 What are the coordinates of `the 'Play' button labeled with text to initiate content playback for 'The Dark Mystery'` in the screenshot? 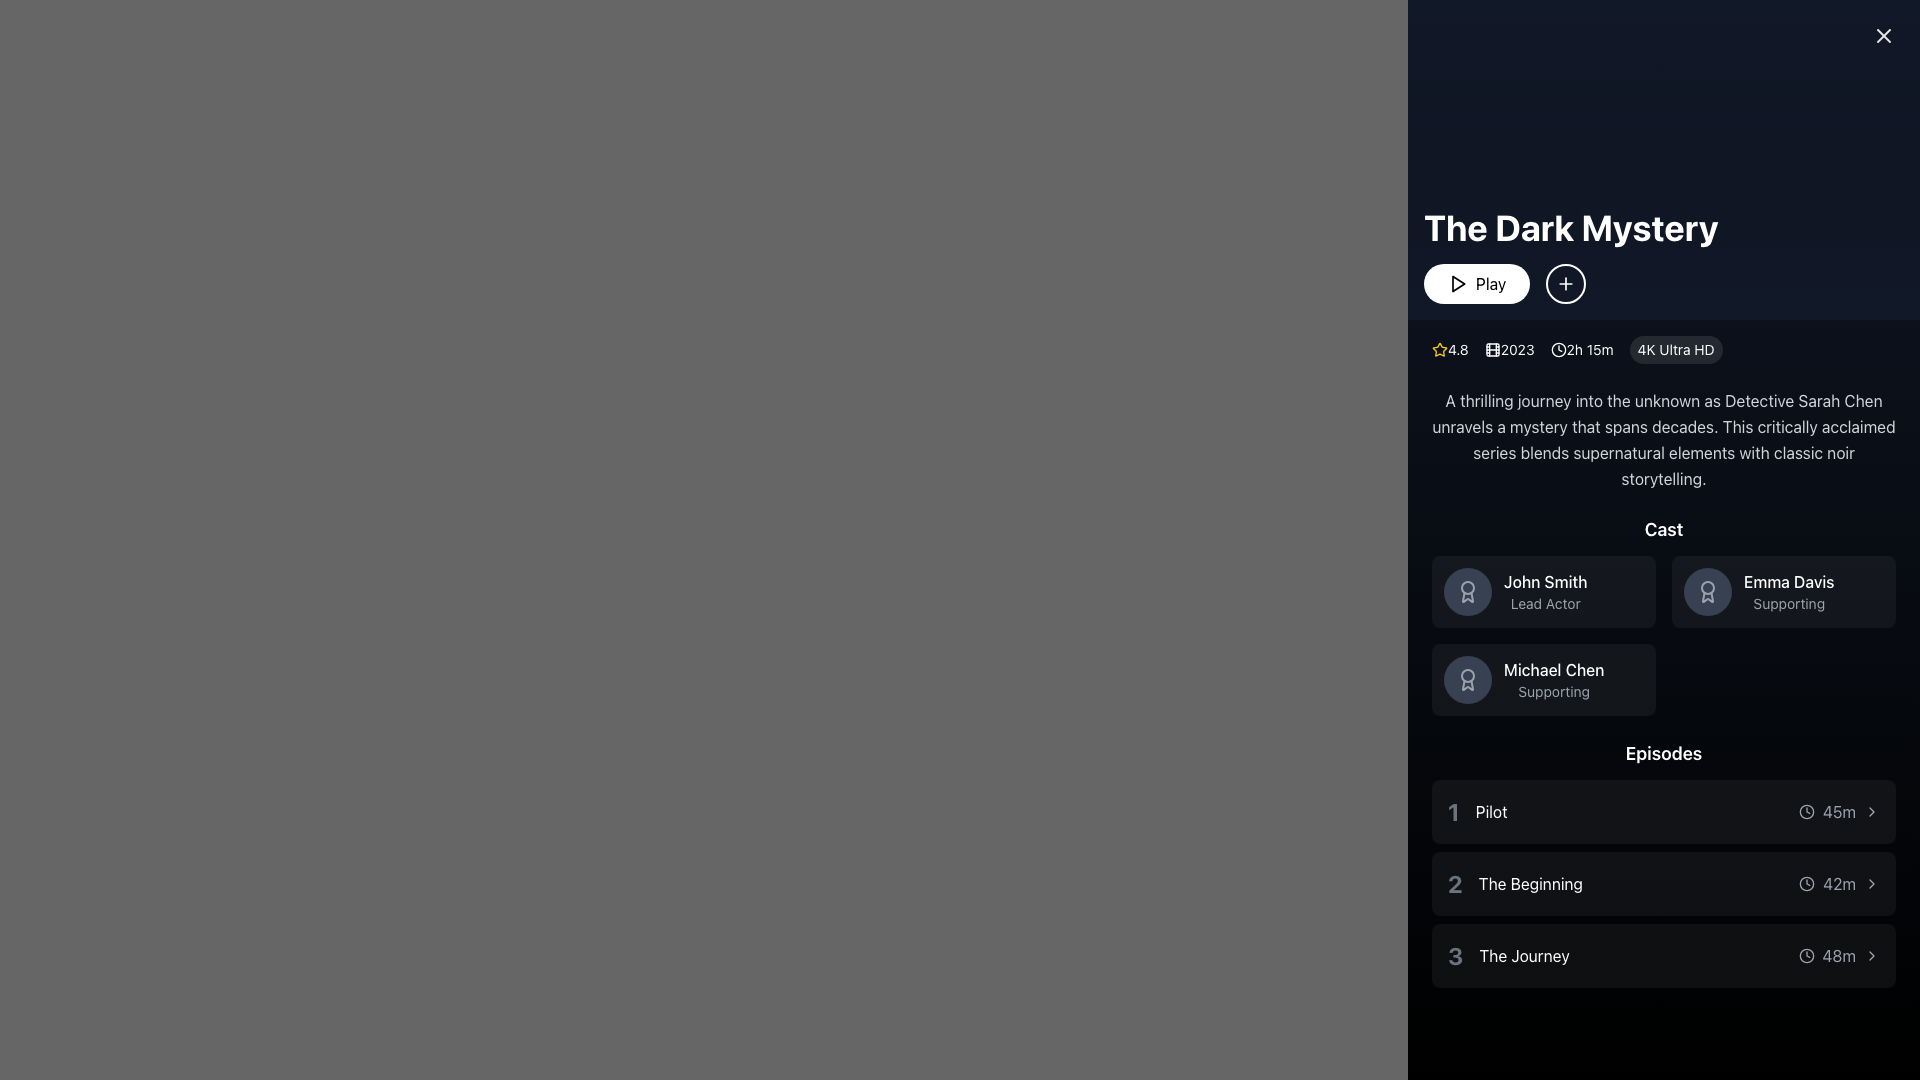 It's located at (1491, 284).